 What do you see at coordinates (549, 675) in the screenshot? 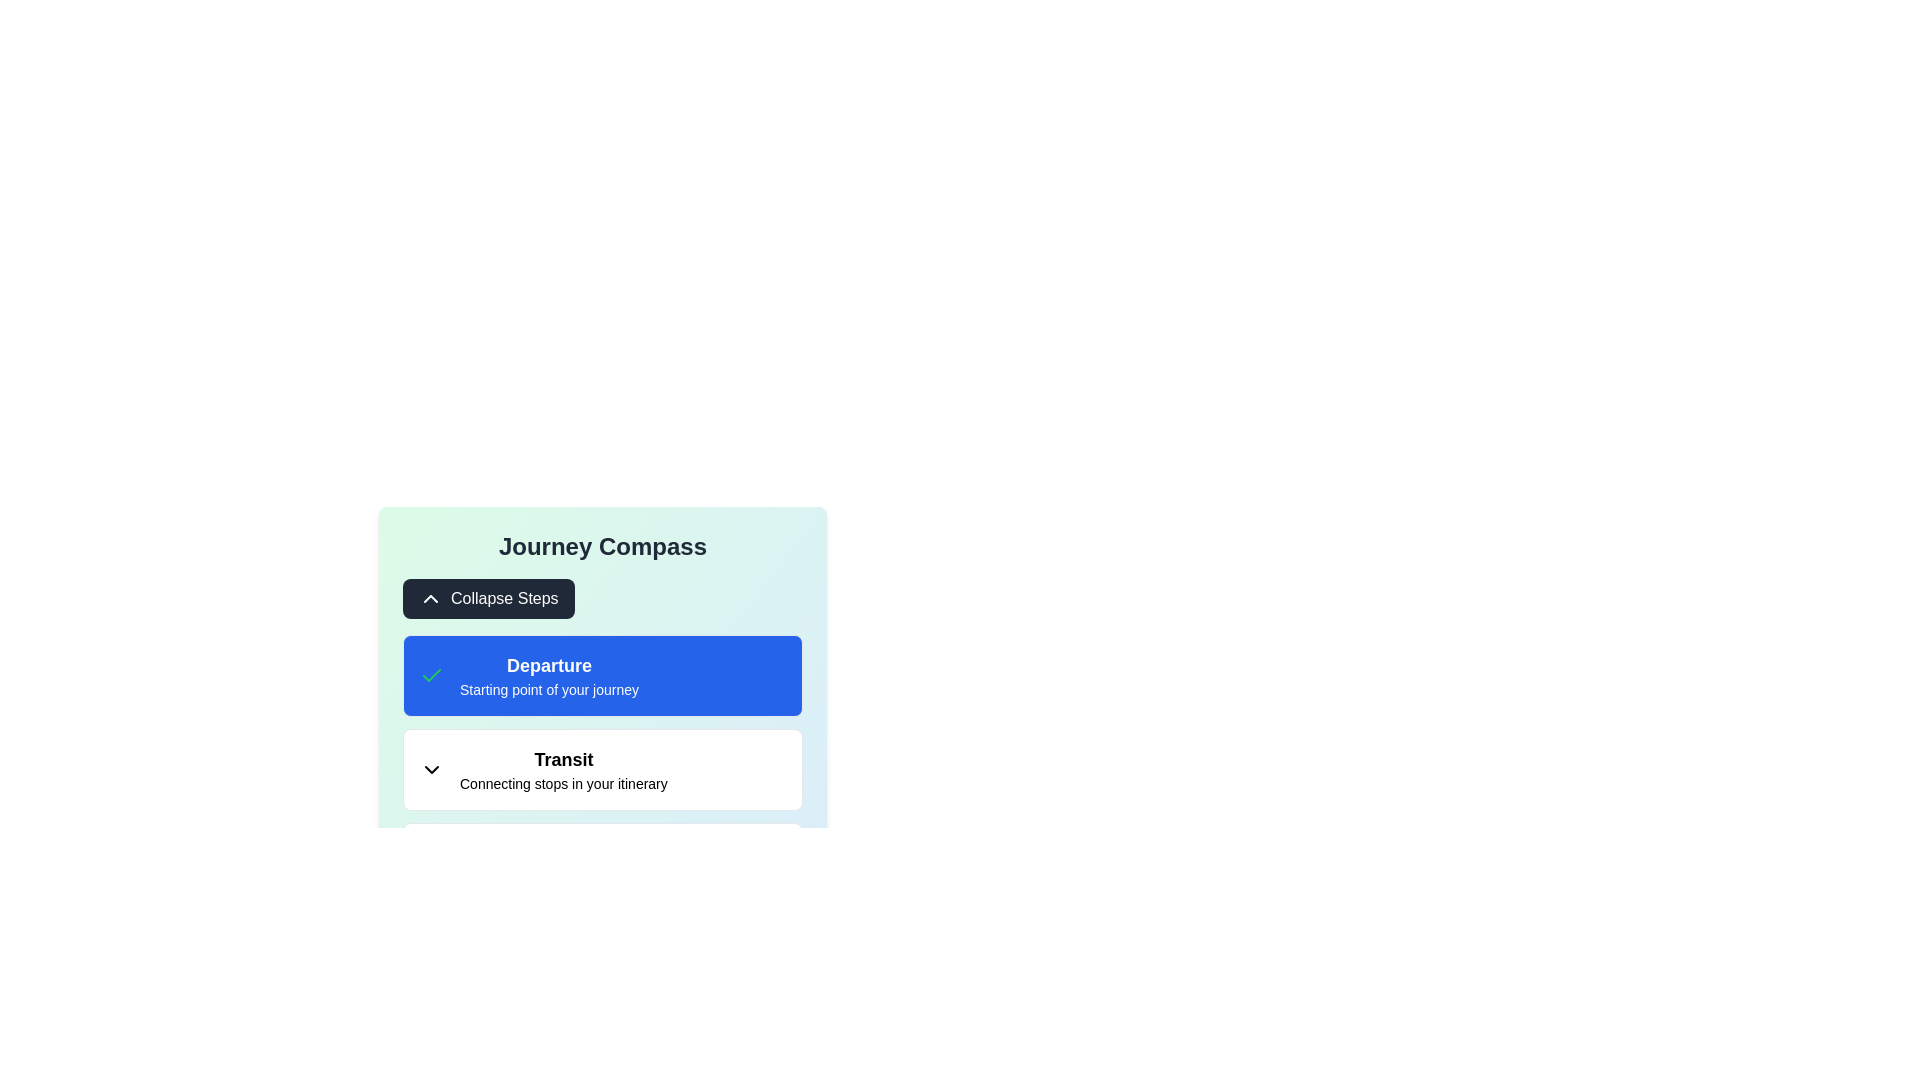
I see `the text label within the blue rectangular button that displays 'Departure' and 'Starting point of your journey.'` at bounding box center [549, 675].